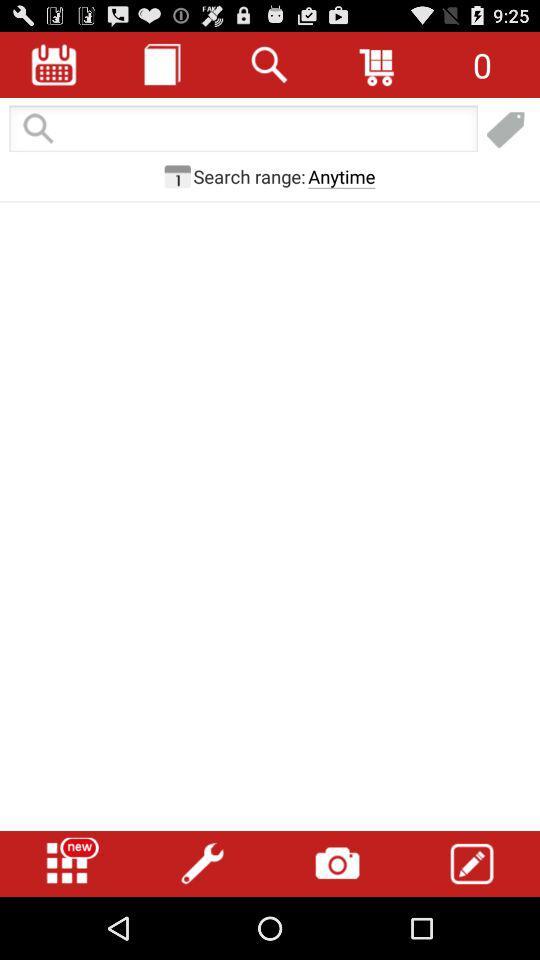  Describe the element at coordinates (378, 64) in the screenshot. I see `app next to 0` at that location.